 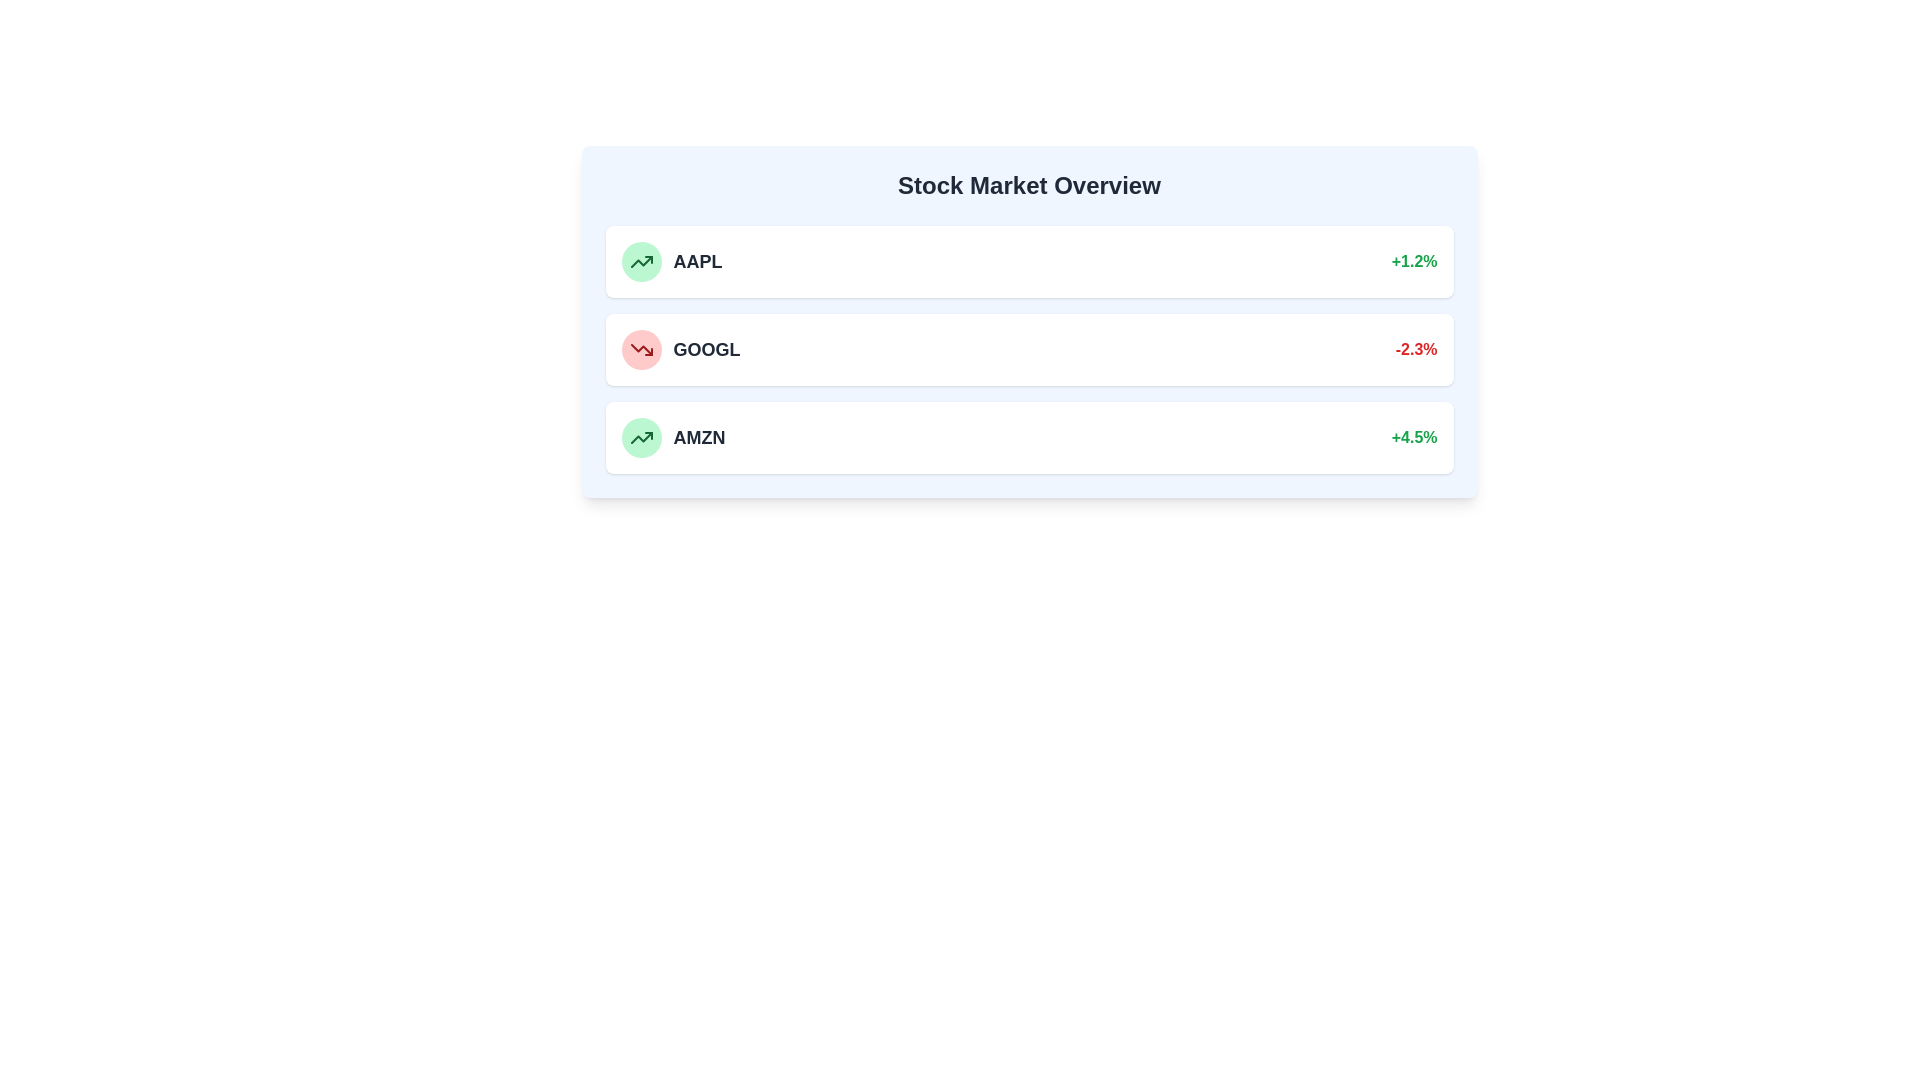 What do you see at coordinates (1029, 261) in the screenshot?
I see `the stock entry for AAPL` at bounding box center [1029, 261].